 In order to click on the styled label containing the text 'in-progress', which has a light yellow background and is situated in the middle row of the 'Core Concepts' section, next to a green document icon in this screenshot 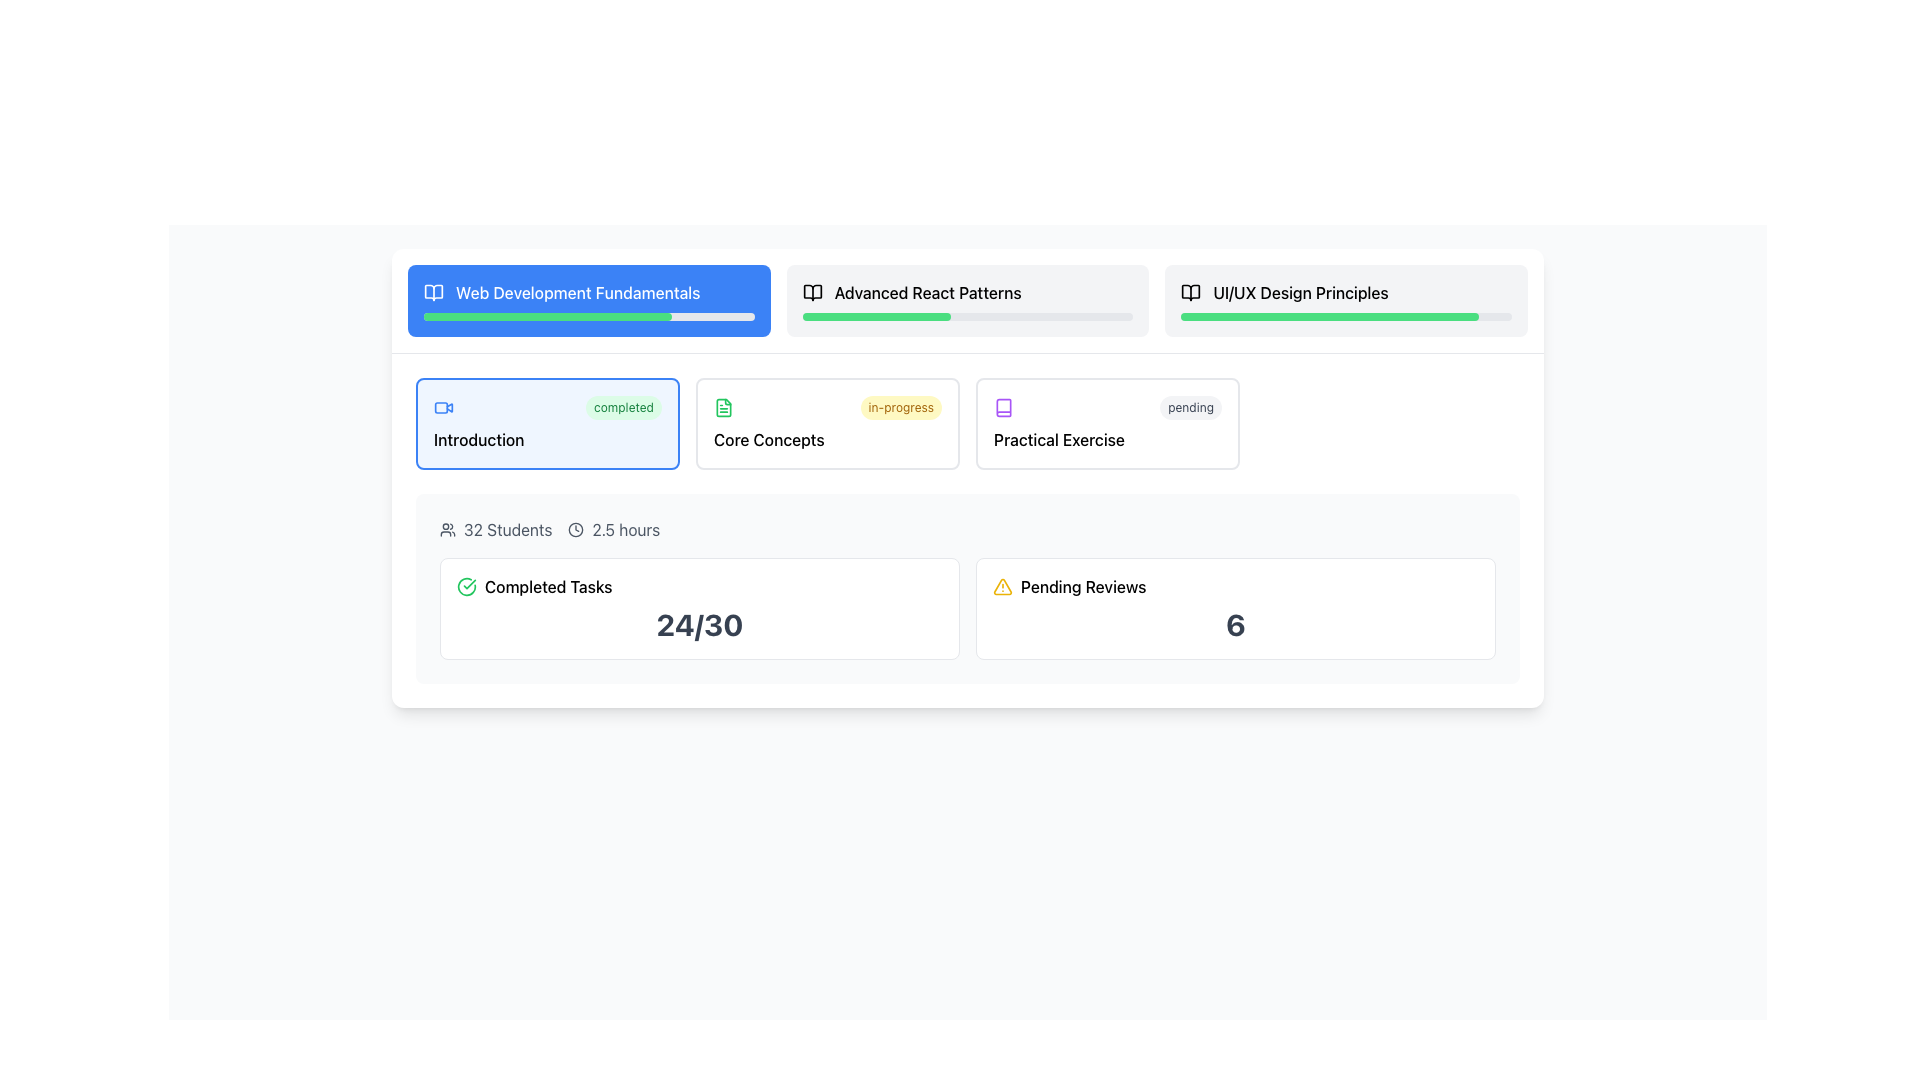, I will do `click(900, 407)`.